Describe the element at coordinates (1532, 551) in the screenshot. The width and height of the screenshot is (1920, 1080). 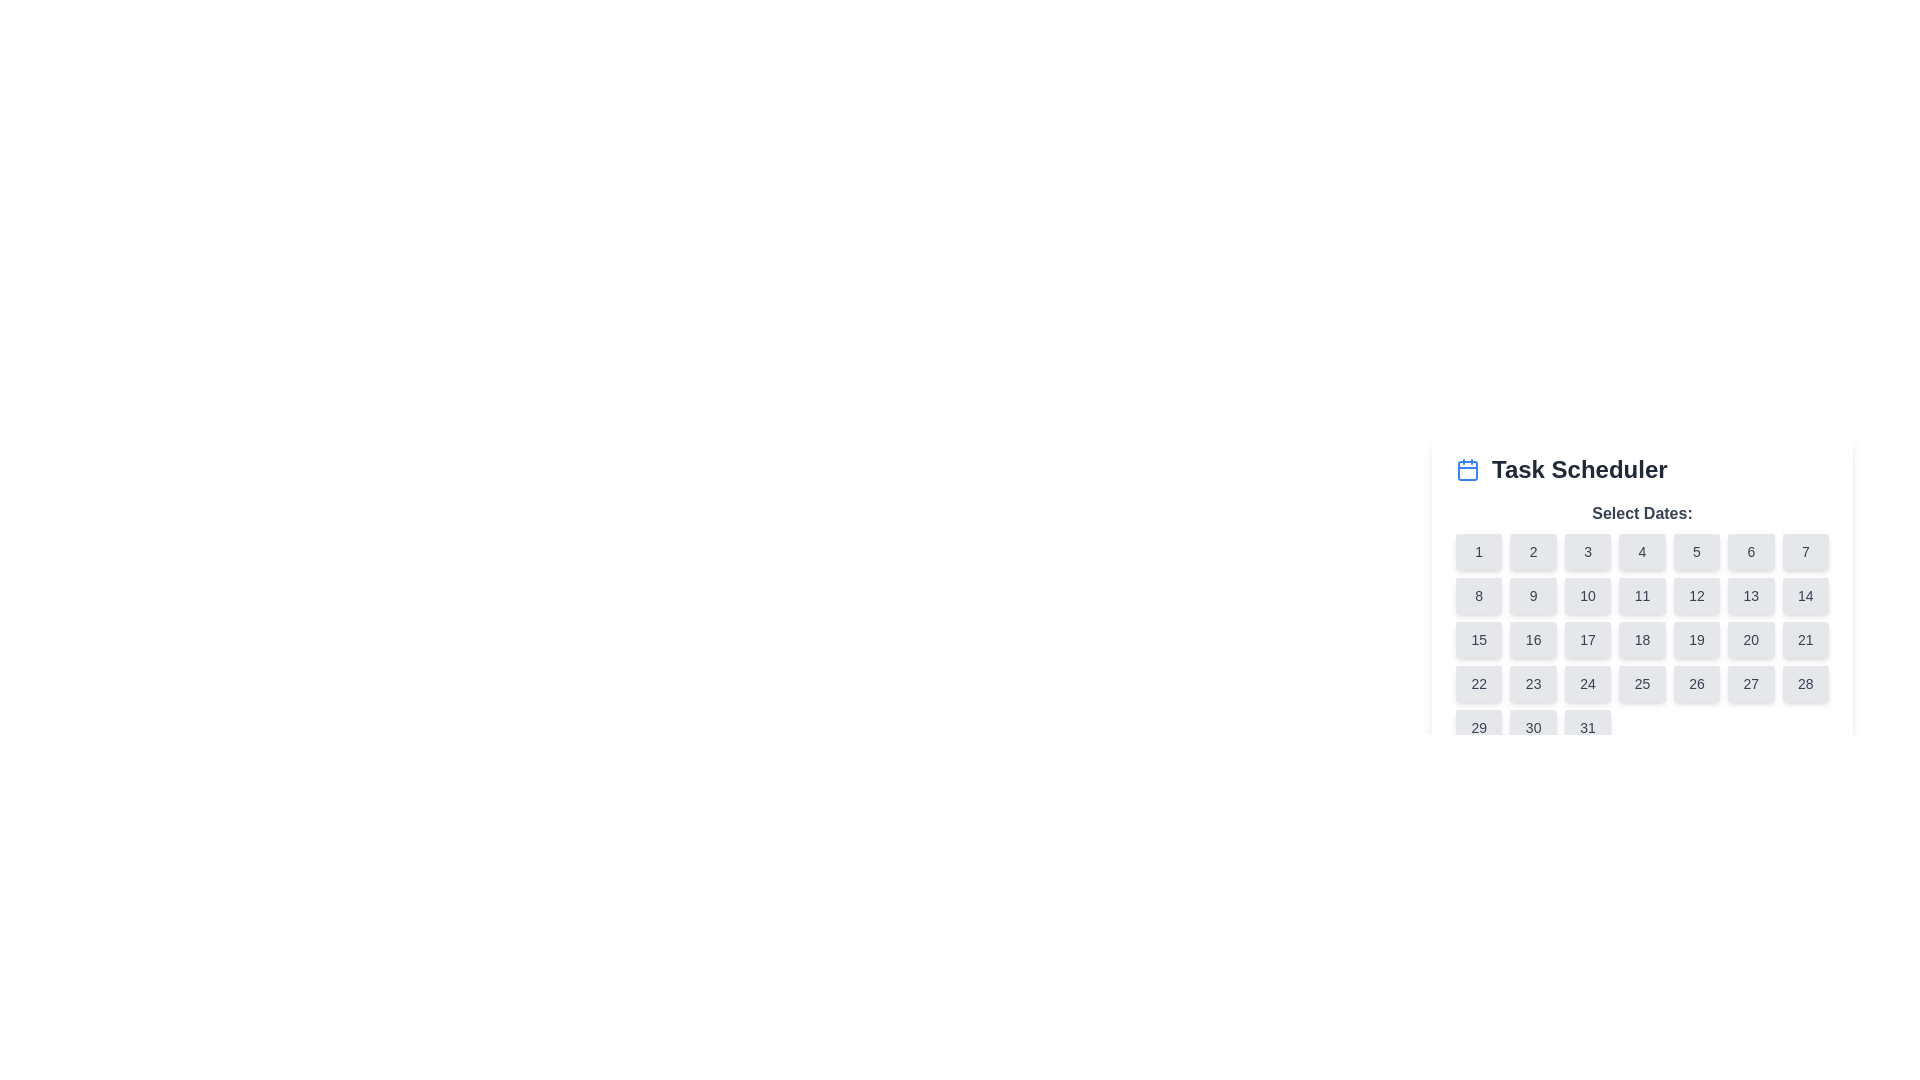
I see `the square button displaying the number '2' with a light gray background, located` at that location.